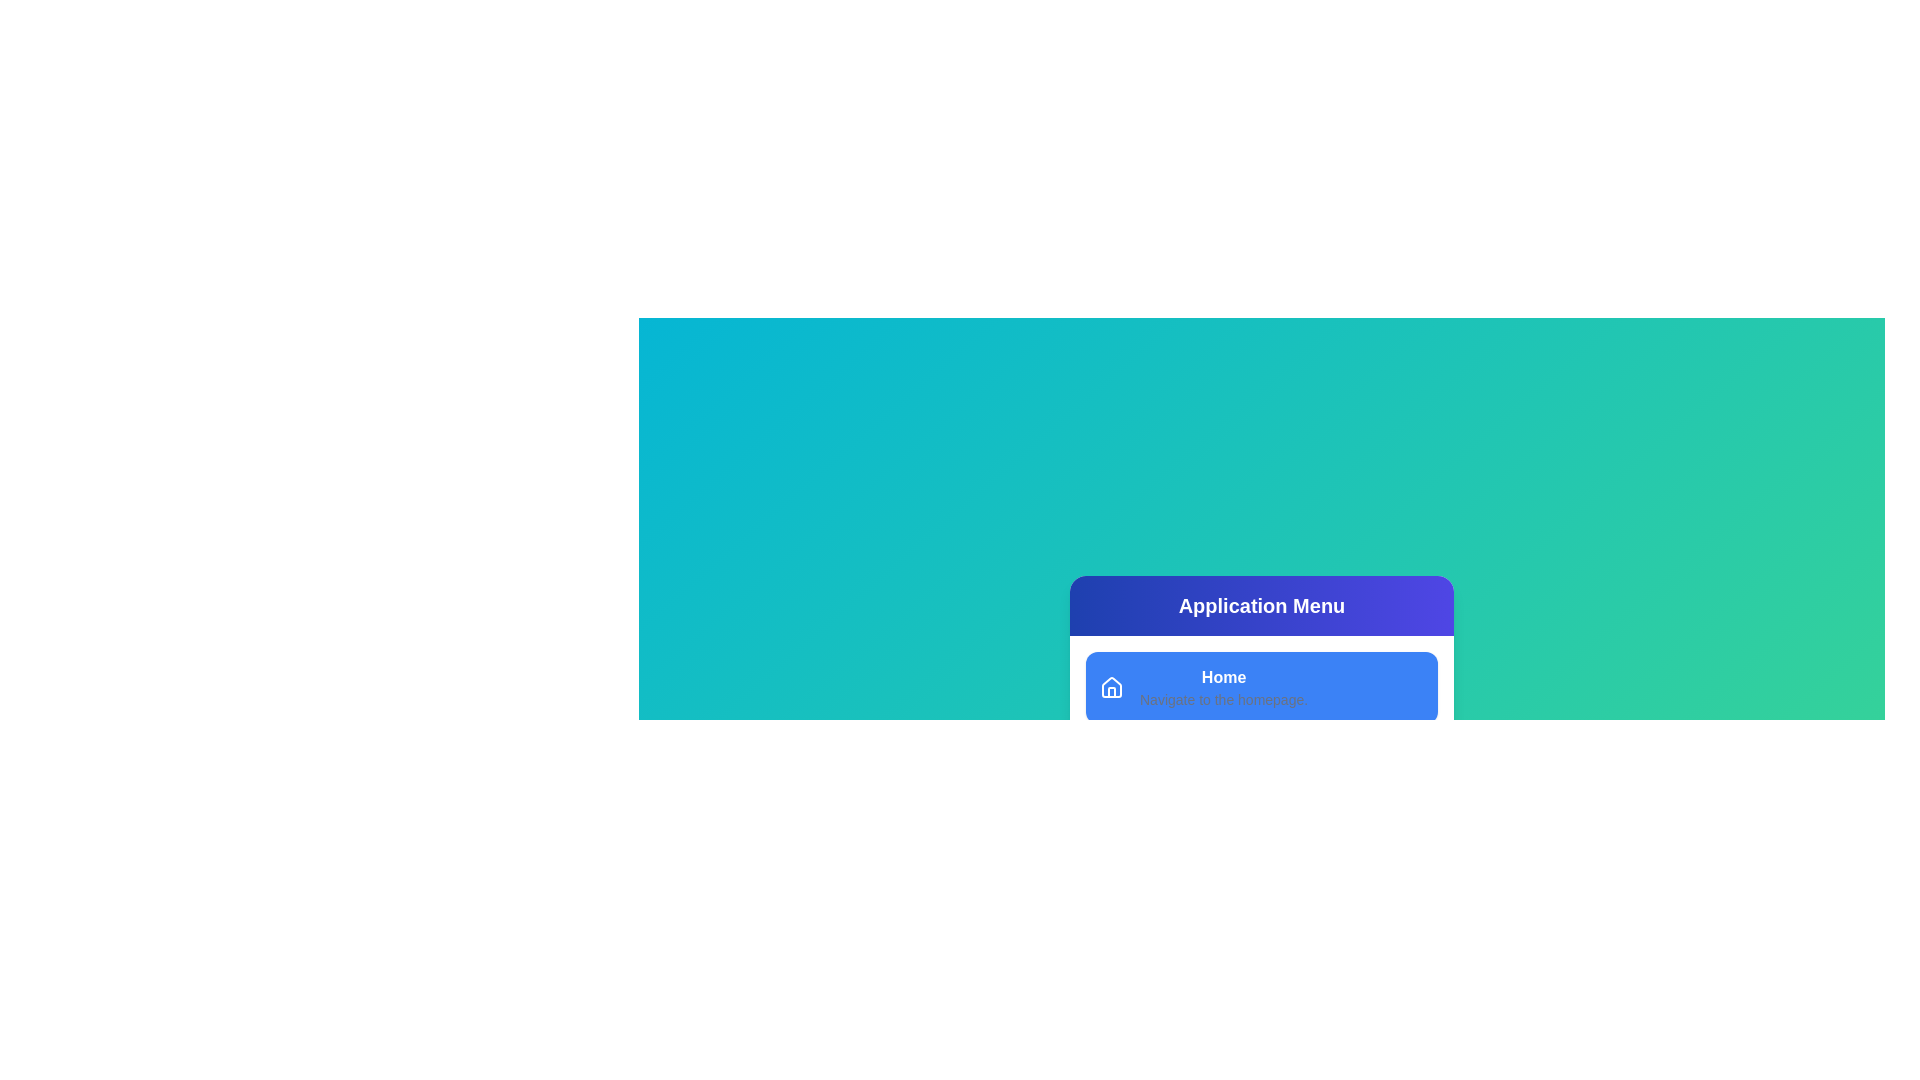  What do you see at coordinates (1261, 686) in the screenshot?
I see `the menu item Home to navigate to the corresponding section` at bounding box center [1261, 686].